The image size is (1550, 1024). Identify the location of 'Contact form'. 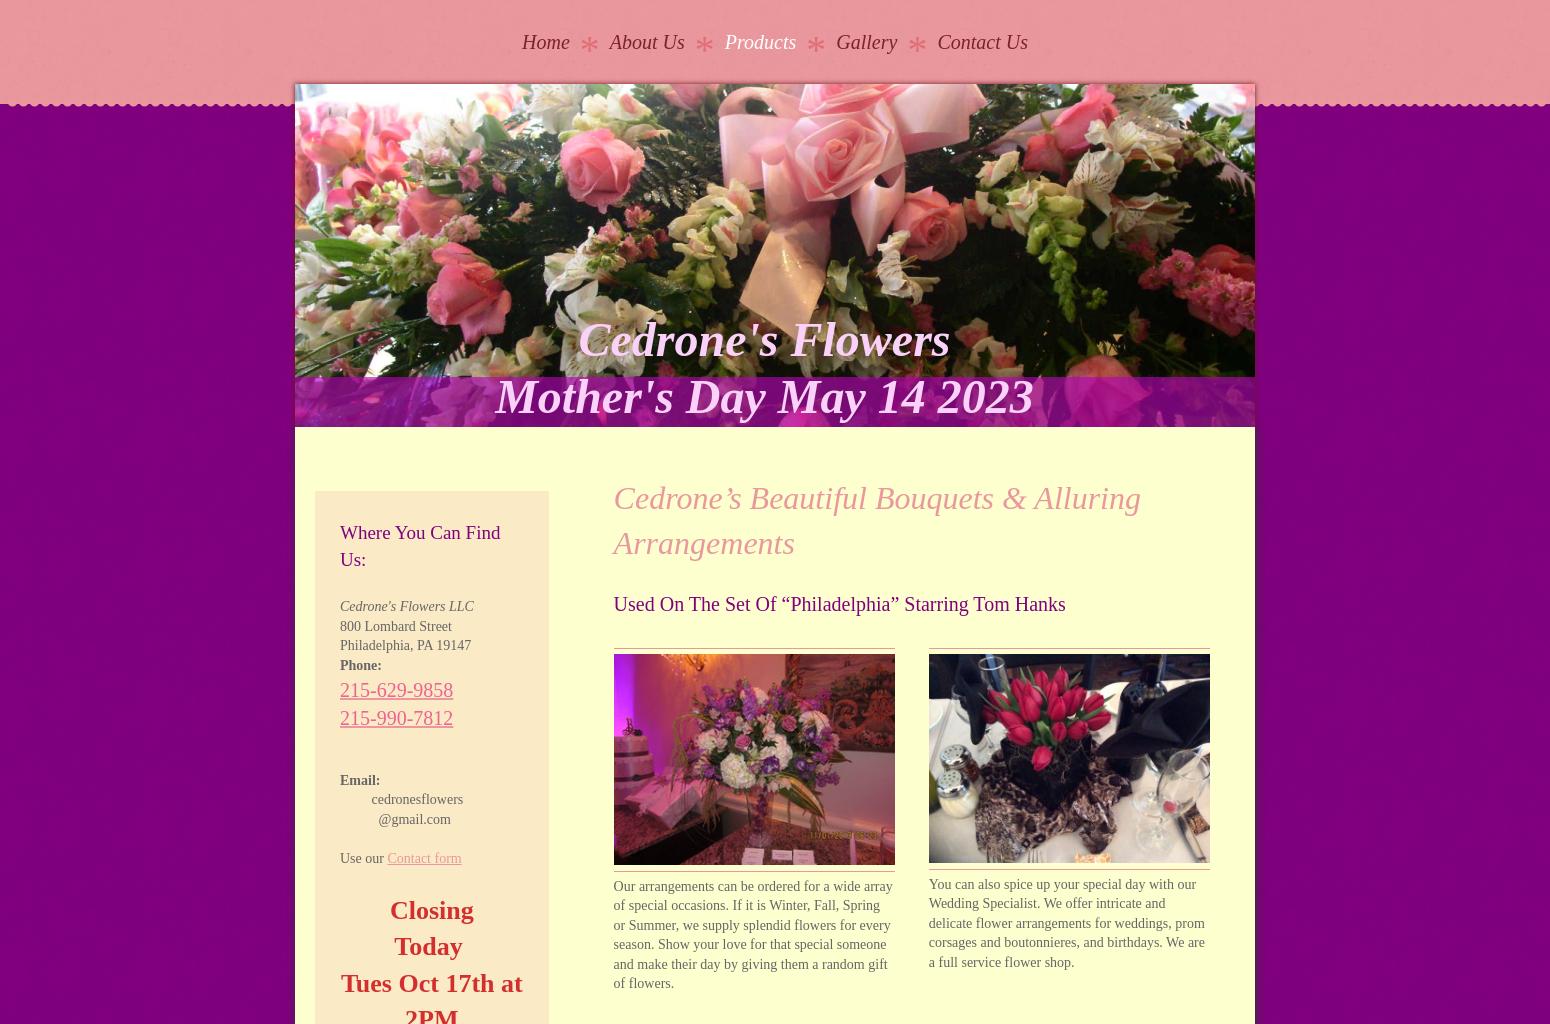
(423, 858).